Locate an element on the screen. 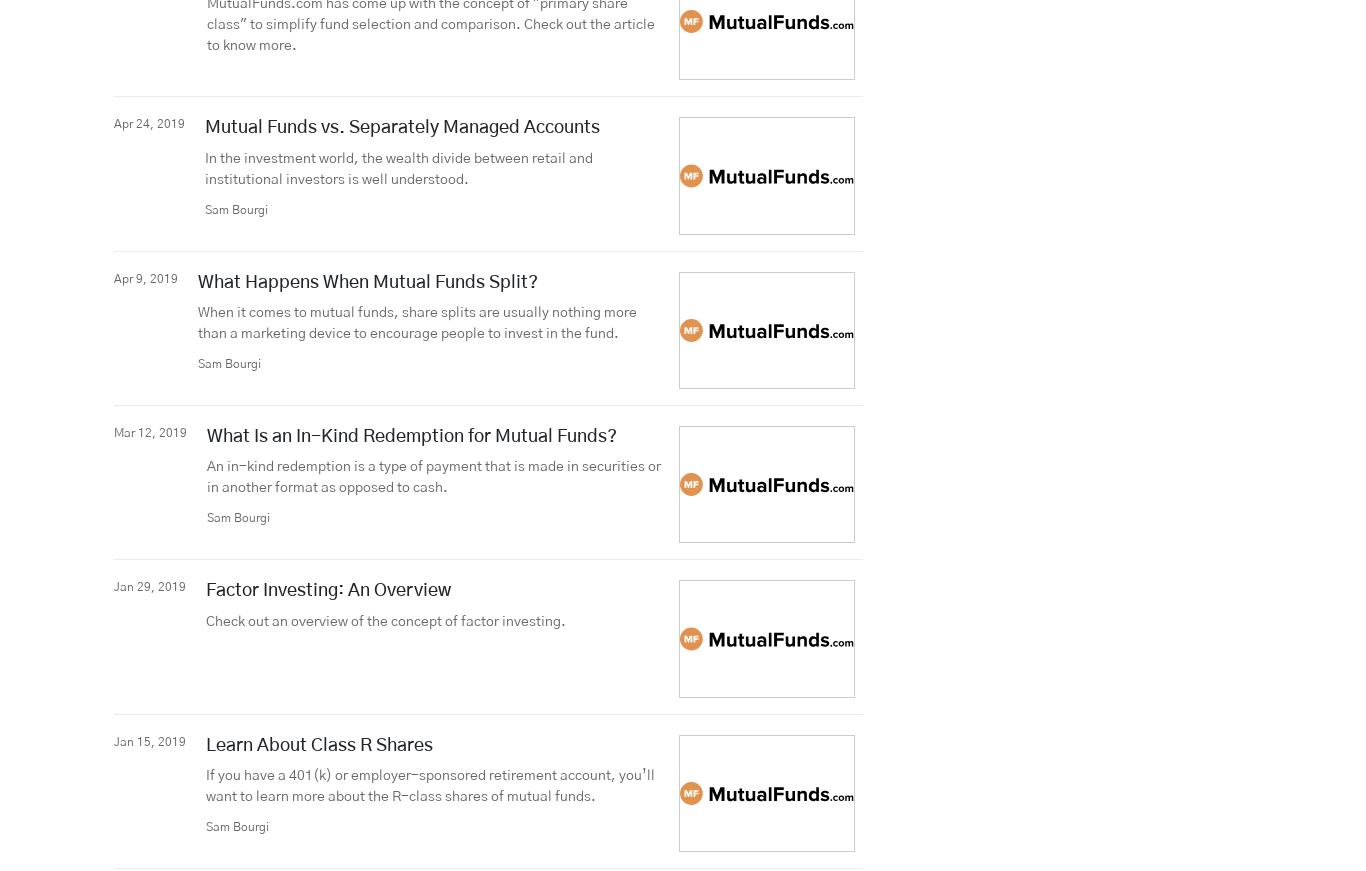 Image resolution: width=1366 pixels, height=871 pixels. 'Jan 15, 2019' is located at coordinates (148, 740).